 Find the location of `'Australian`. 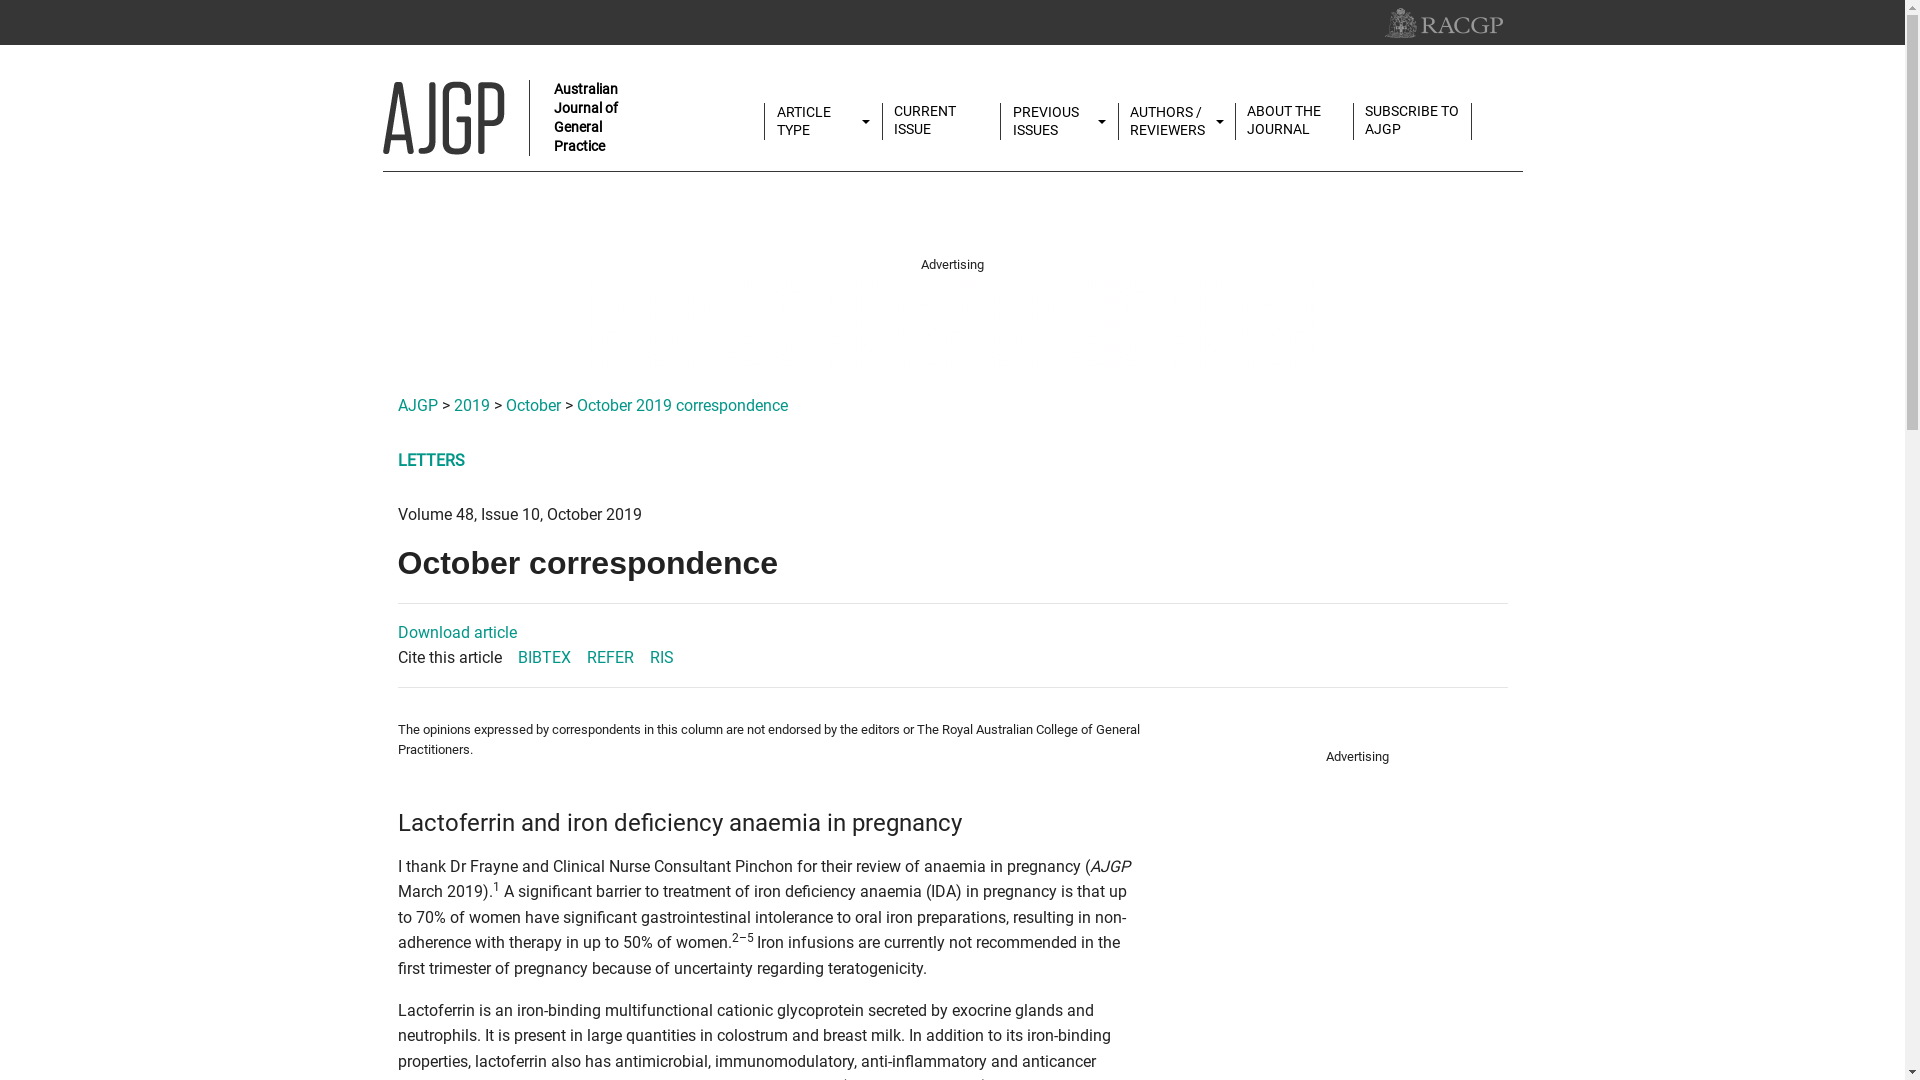

'Australian is located at coordinates (503, 118).